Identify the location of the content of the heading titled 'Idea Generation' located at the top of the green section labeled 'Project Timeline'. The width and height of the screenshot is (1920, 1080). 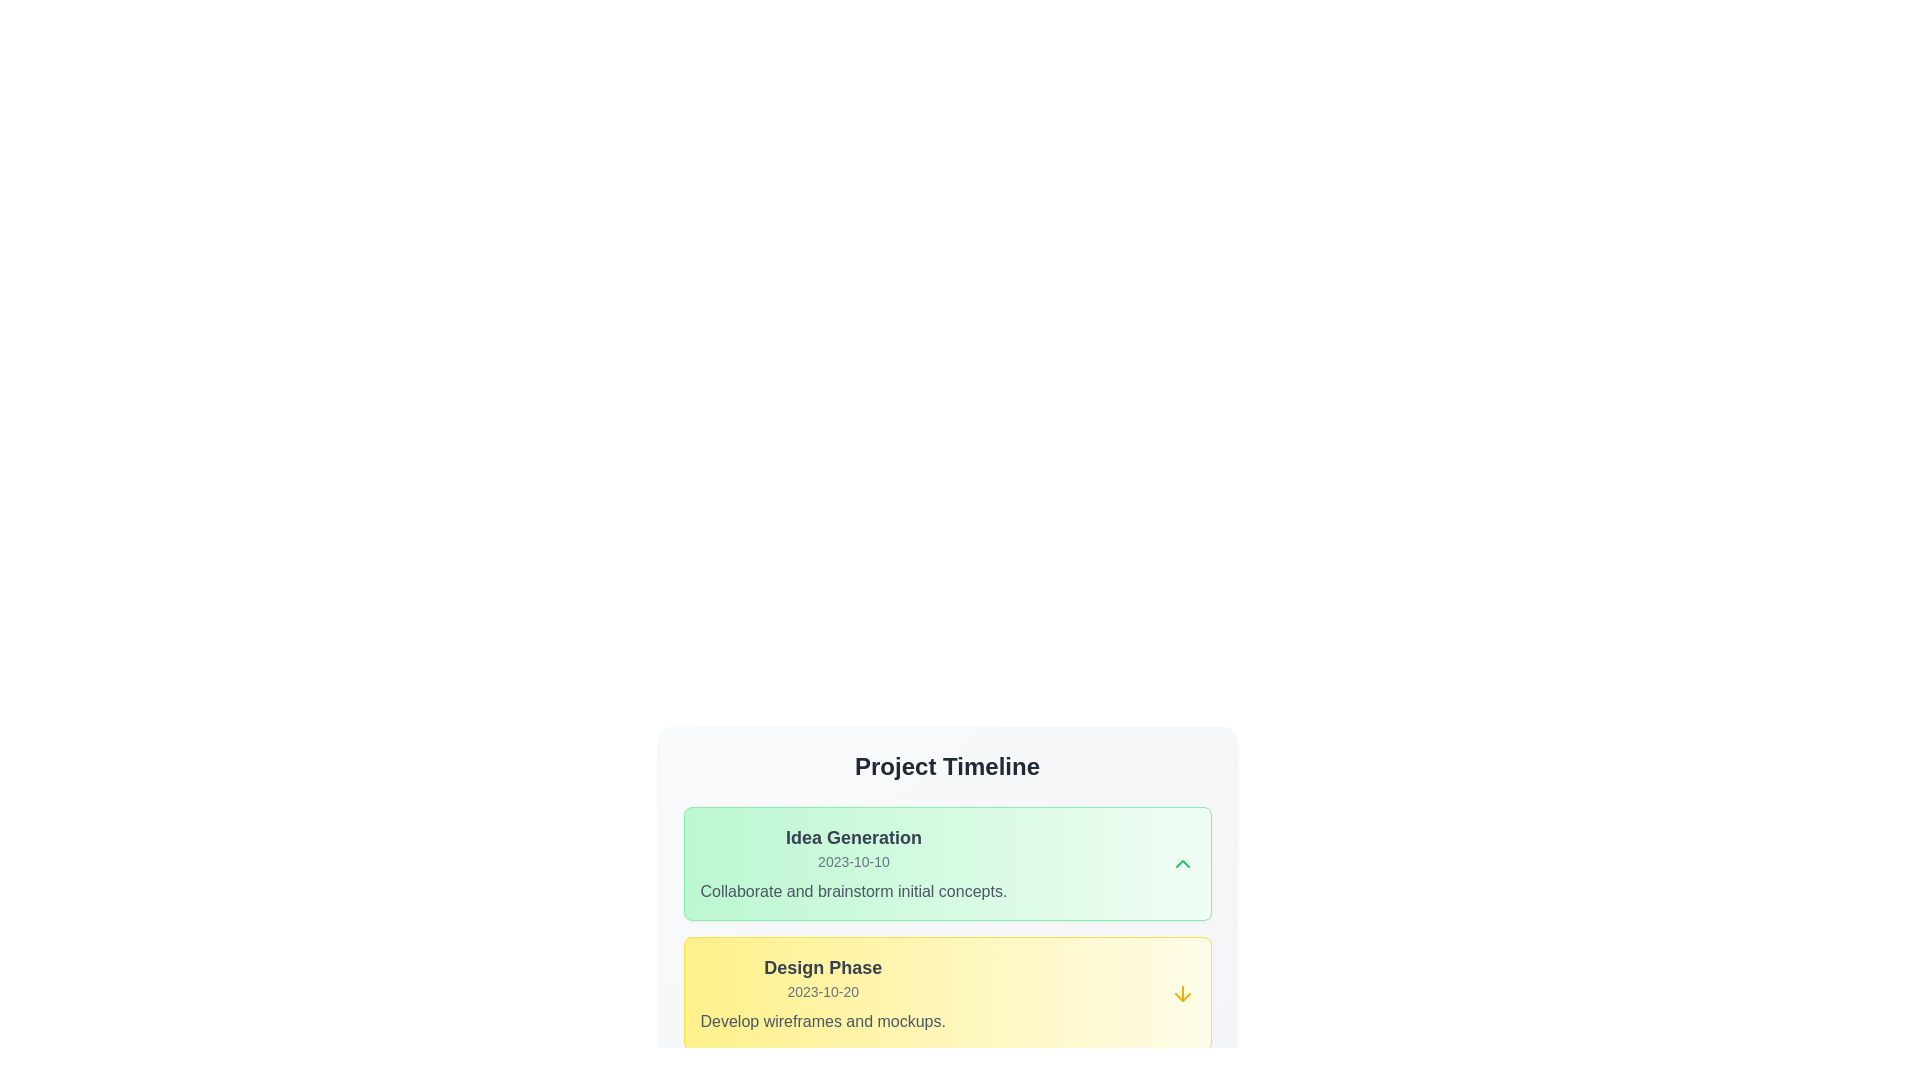
(853, 837).